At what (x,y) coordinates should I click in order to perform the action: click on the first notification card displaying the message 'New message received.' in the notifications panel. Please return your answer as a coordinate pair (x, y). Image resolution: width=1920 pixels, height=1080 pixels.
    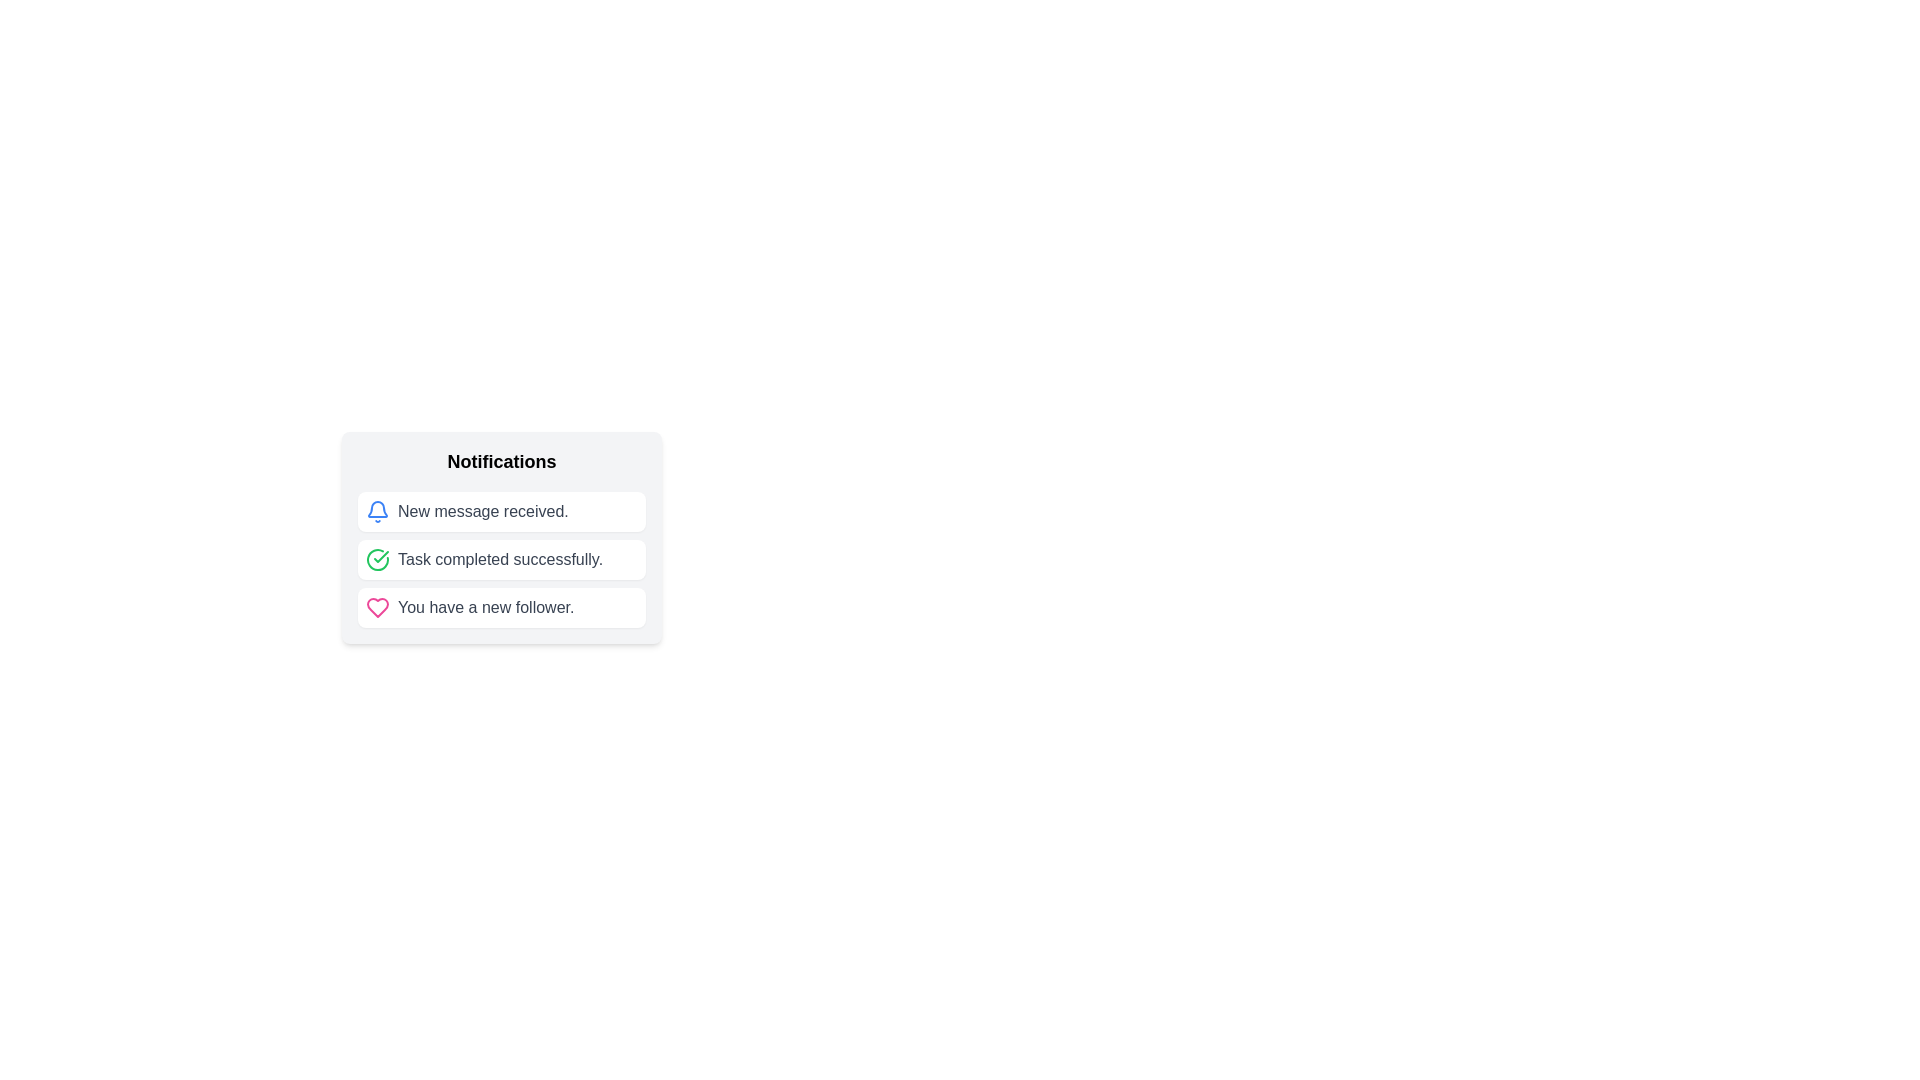
    Looking at the image, I should click on (502, 511).